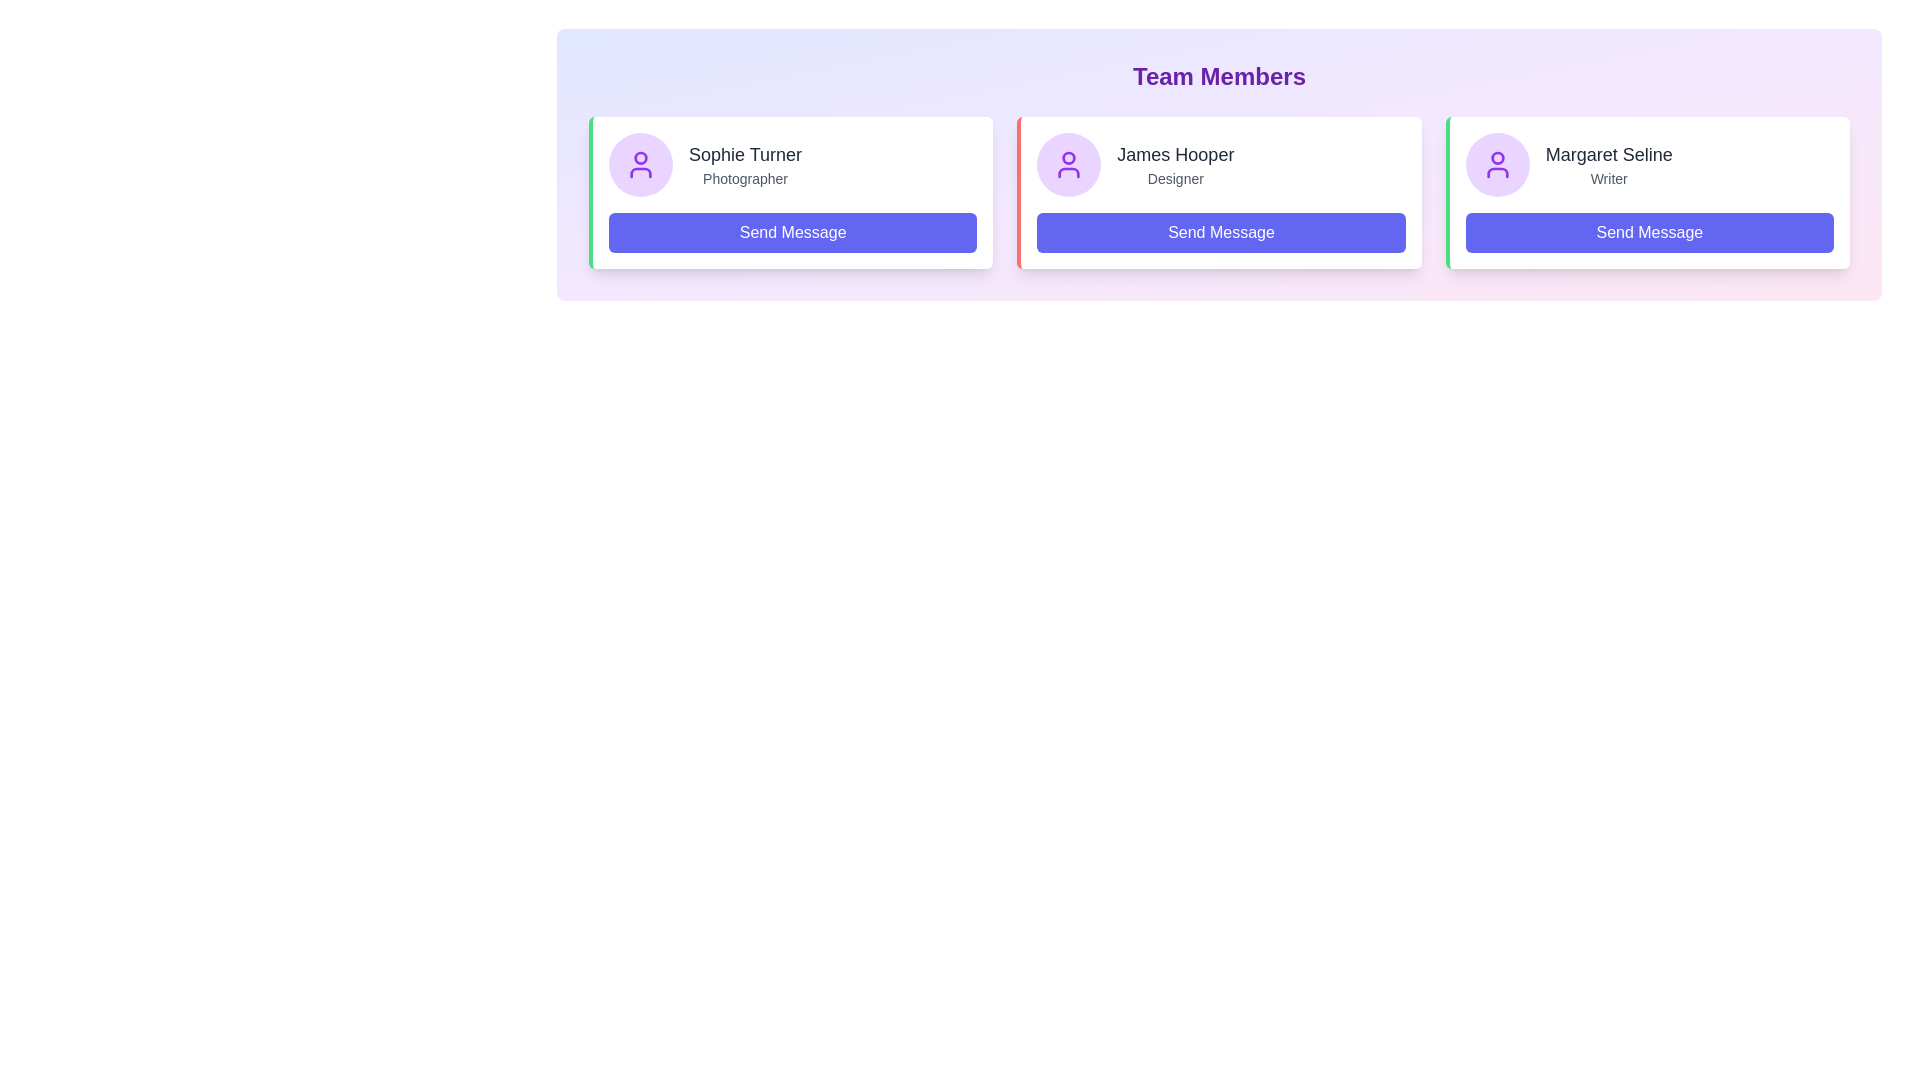 Image resolution: width=1920 pixels, height=1080 pixels. I want to click on the text label stating 'Sophie Turner' which is displayed in a large, bold font style on the top left white card in a three-card layout, so click(744, 153).